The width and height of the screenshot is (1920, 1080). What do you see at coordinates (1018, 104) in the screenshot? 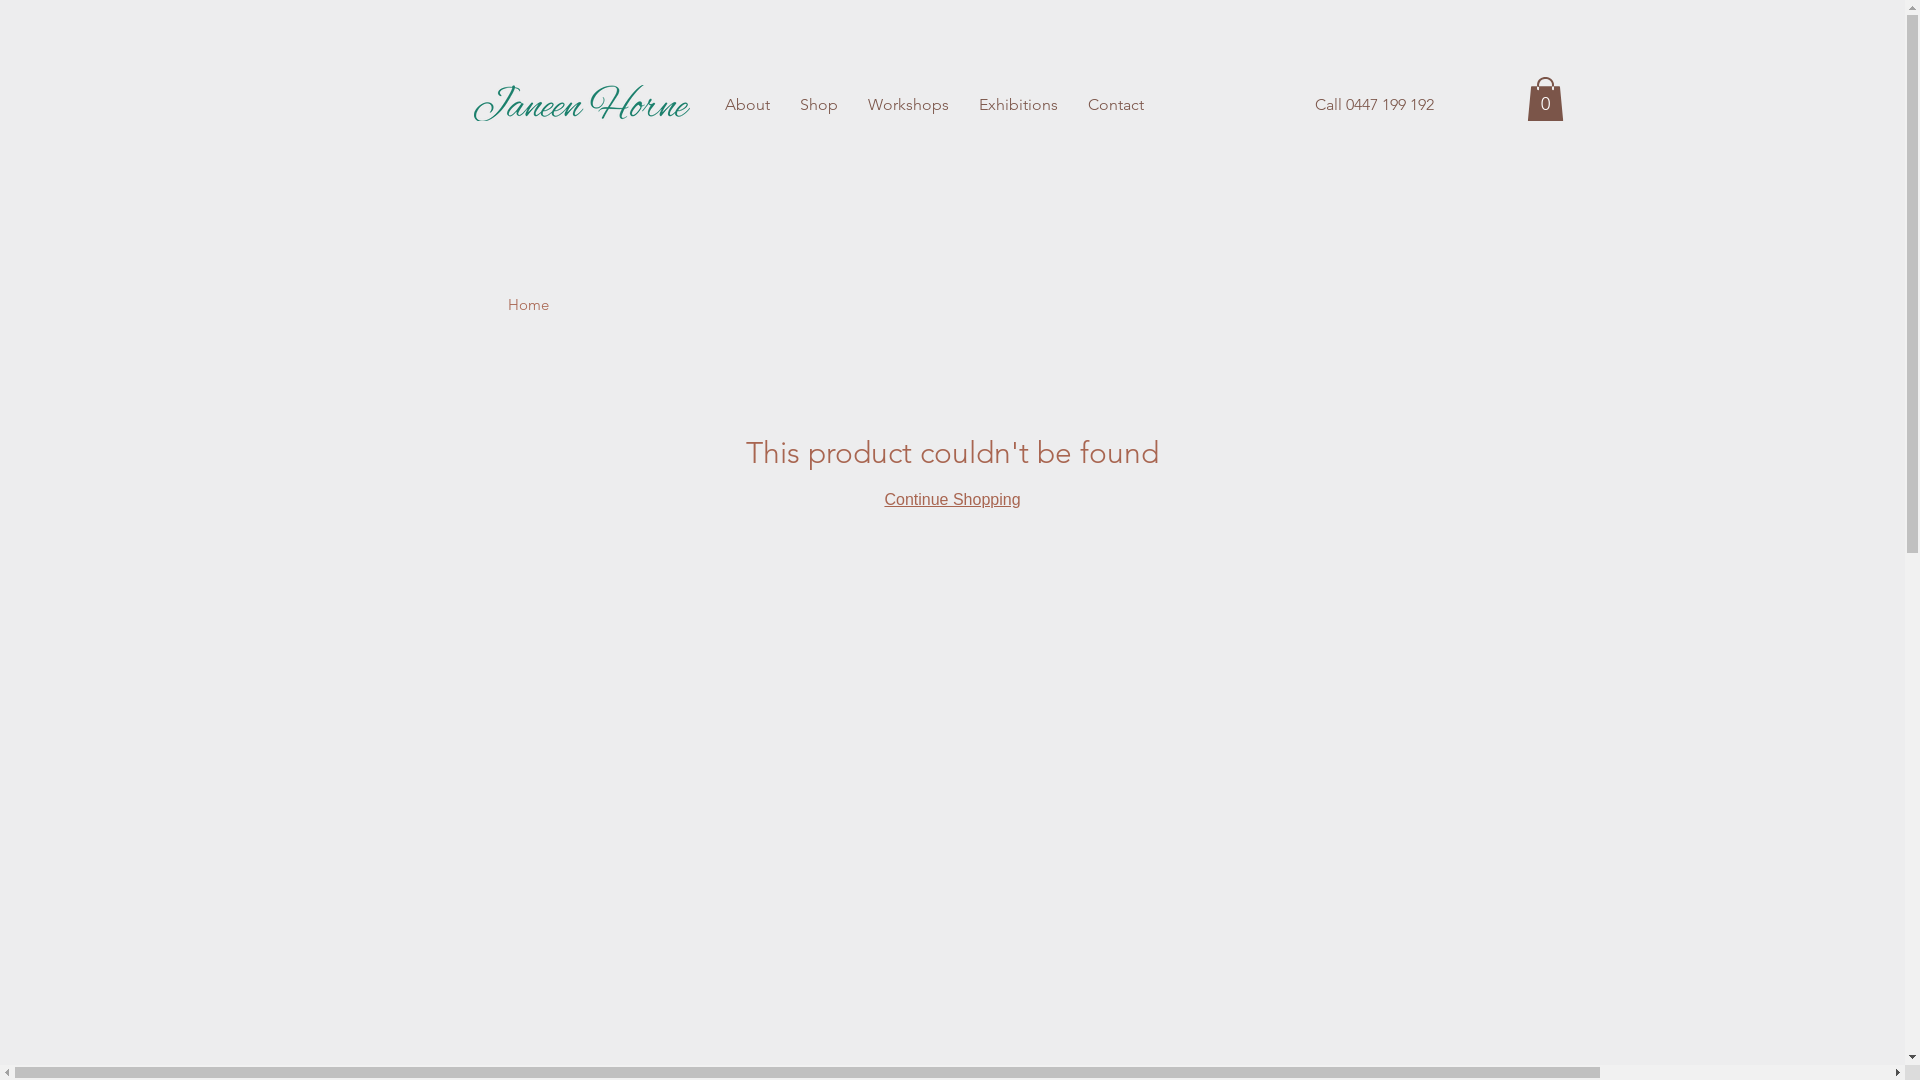
I see `'Exhibitions'` at bounding box center [1018, 104].